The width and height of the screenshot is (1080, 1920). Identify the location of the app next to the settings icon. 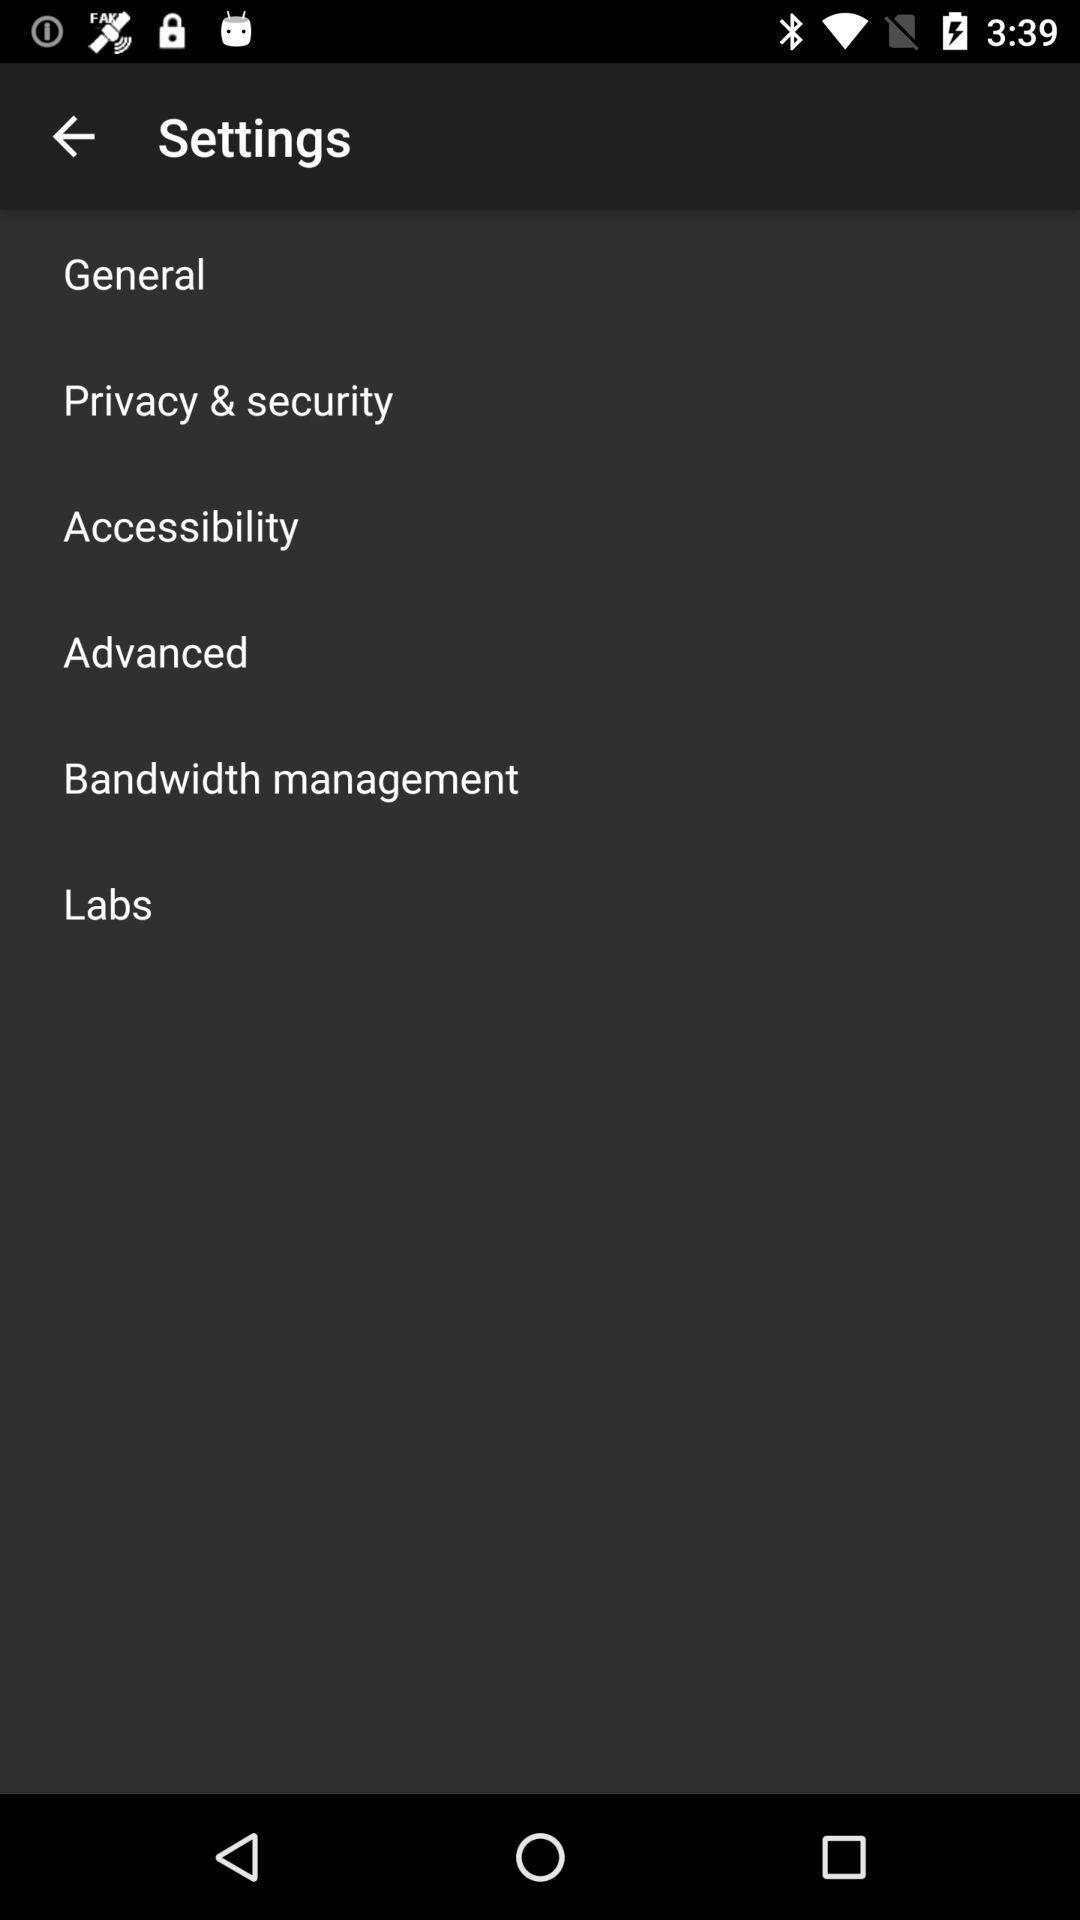
(72, 135).